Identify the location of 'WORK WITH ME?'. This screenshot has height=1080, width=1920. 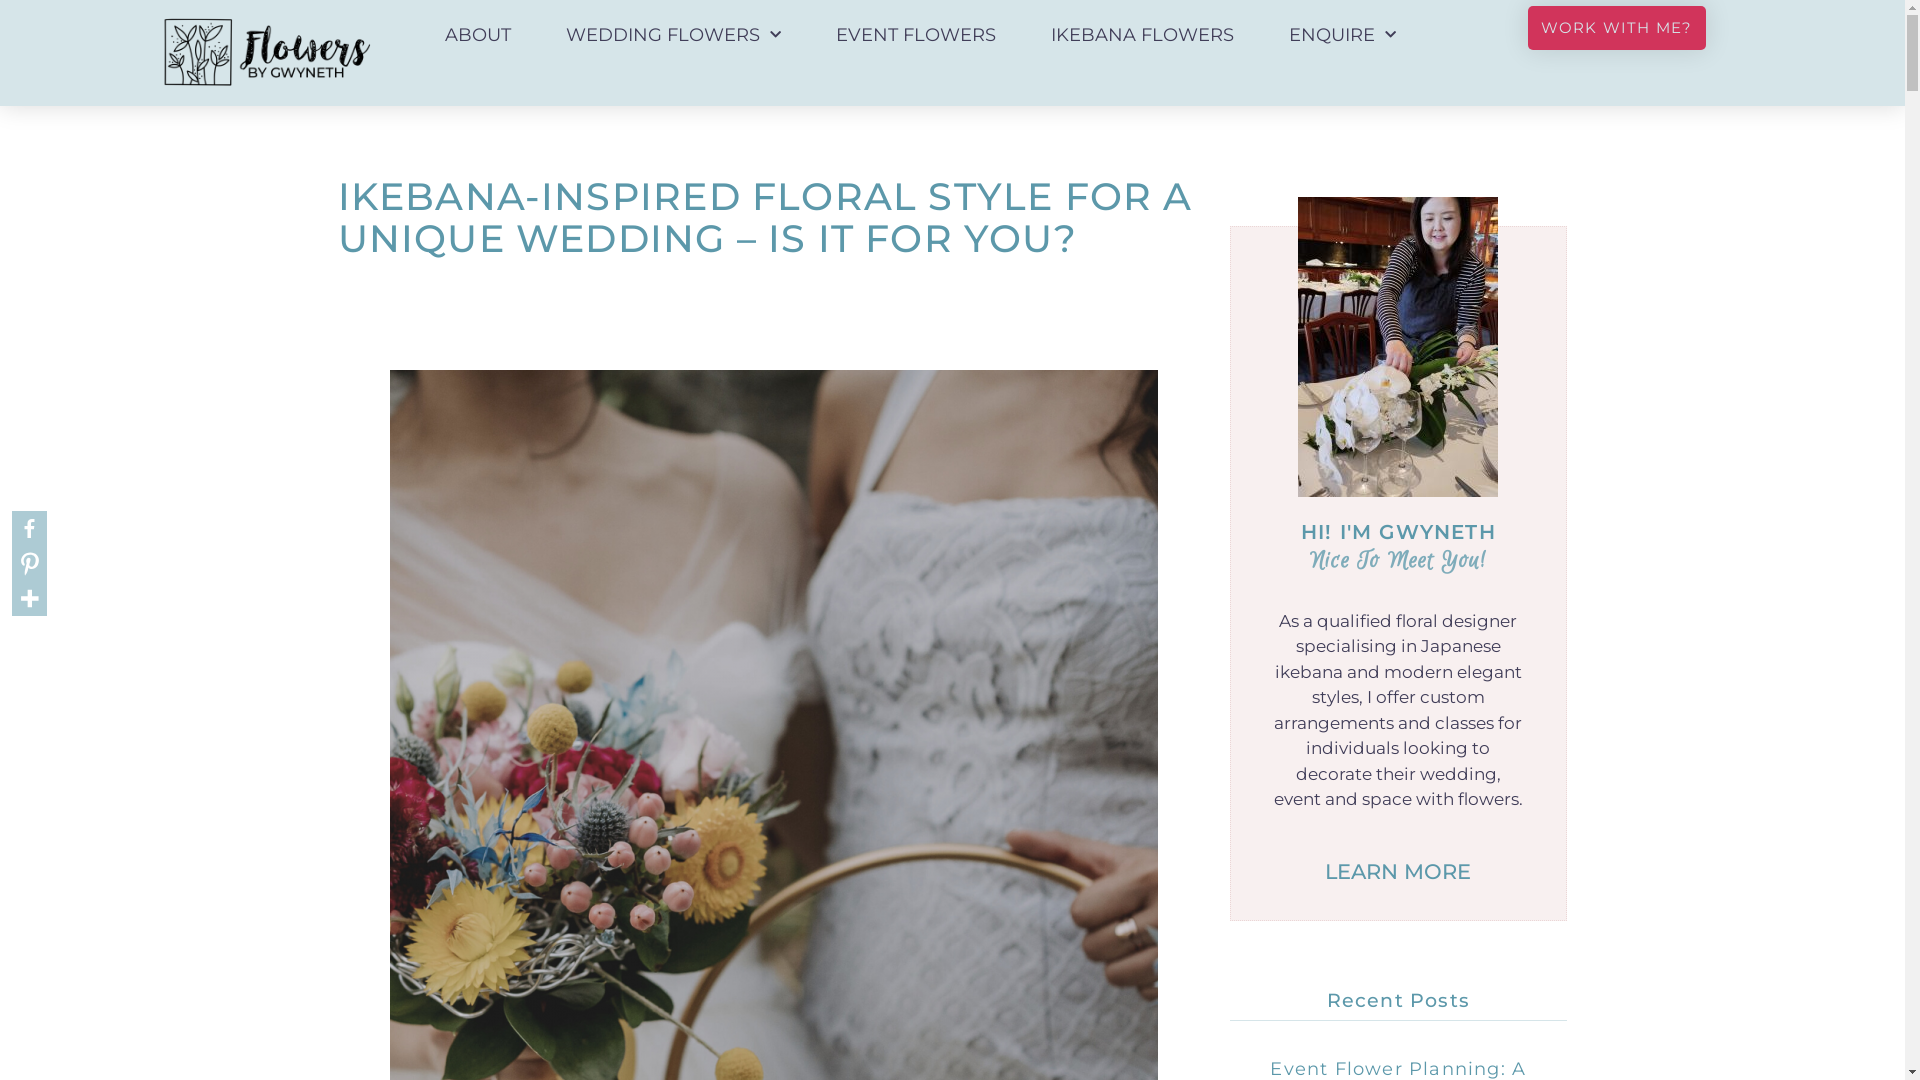
(1526, 27).